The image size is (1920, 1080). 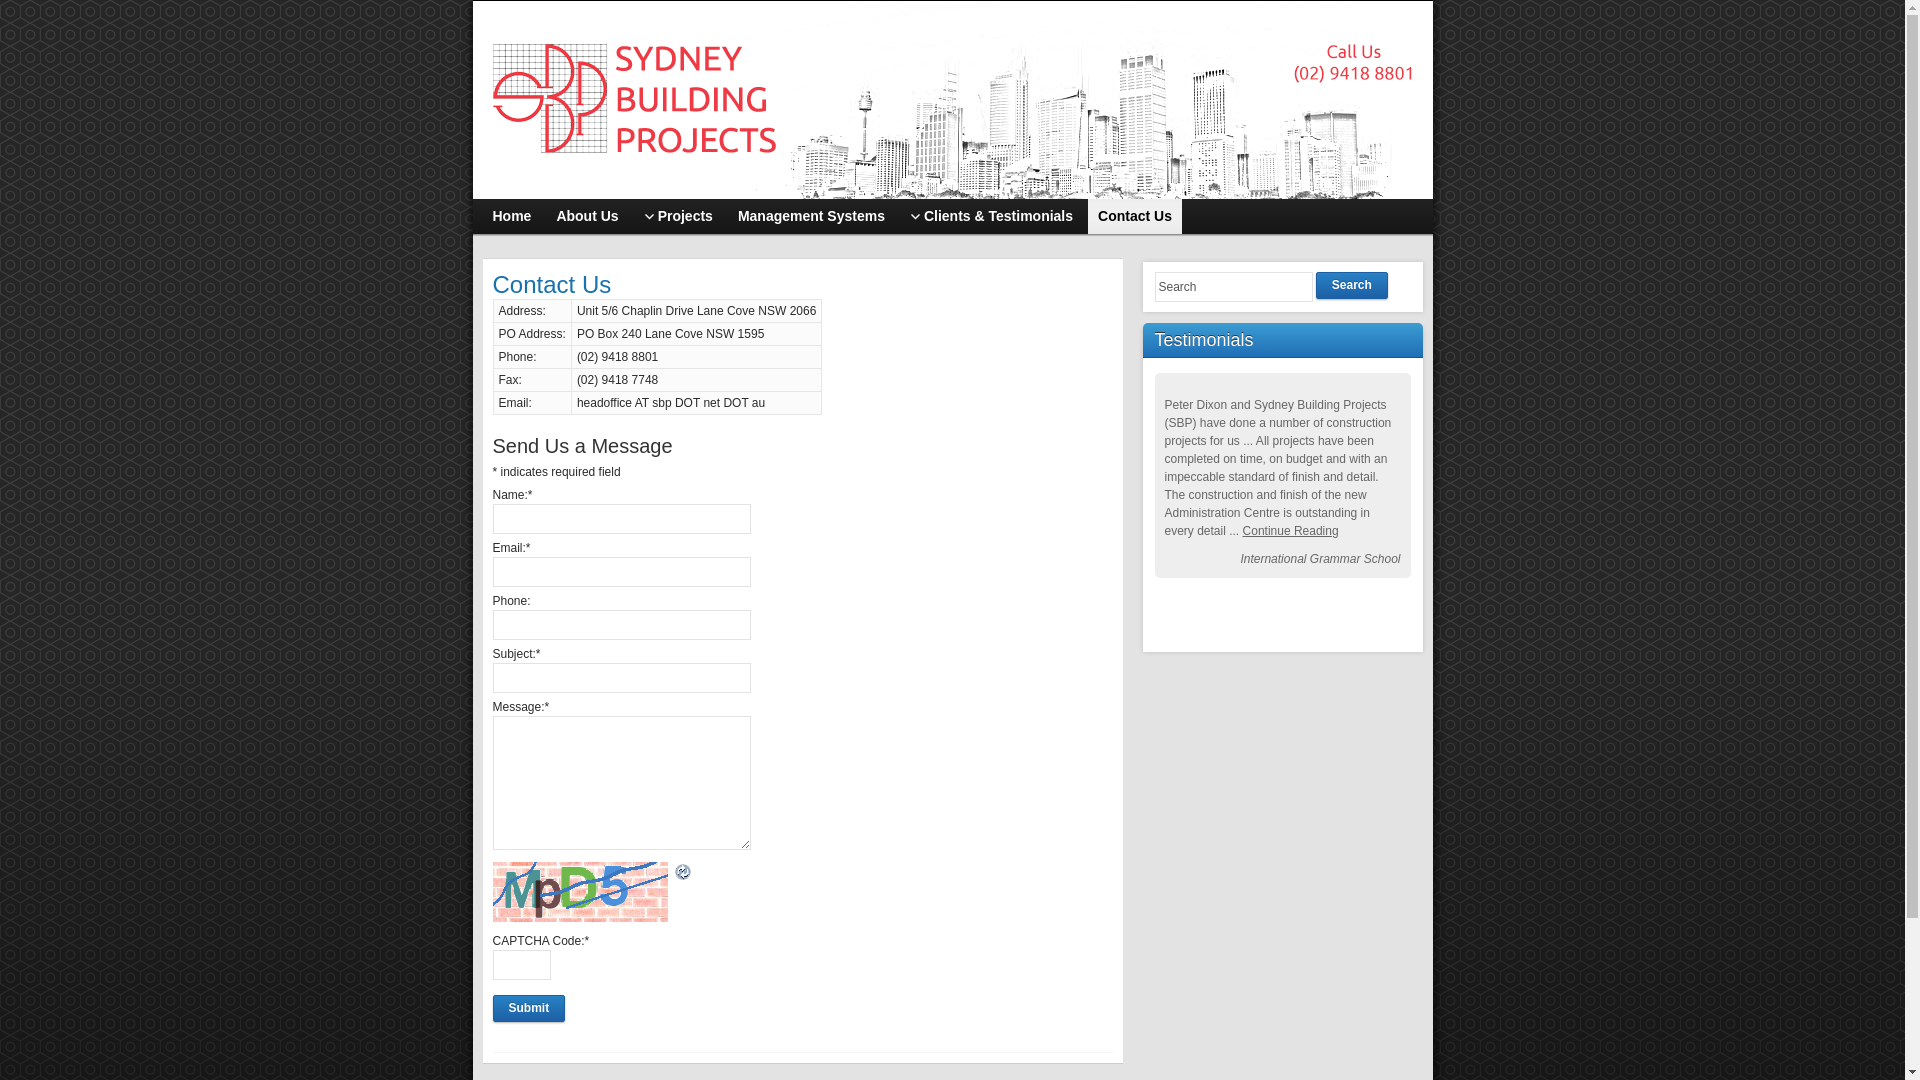 I want to click on 'Home', so click(x=511, y=216).